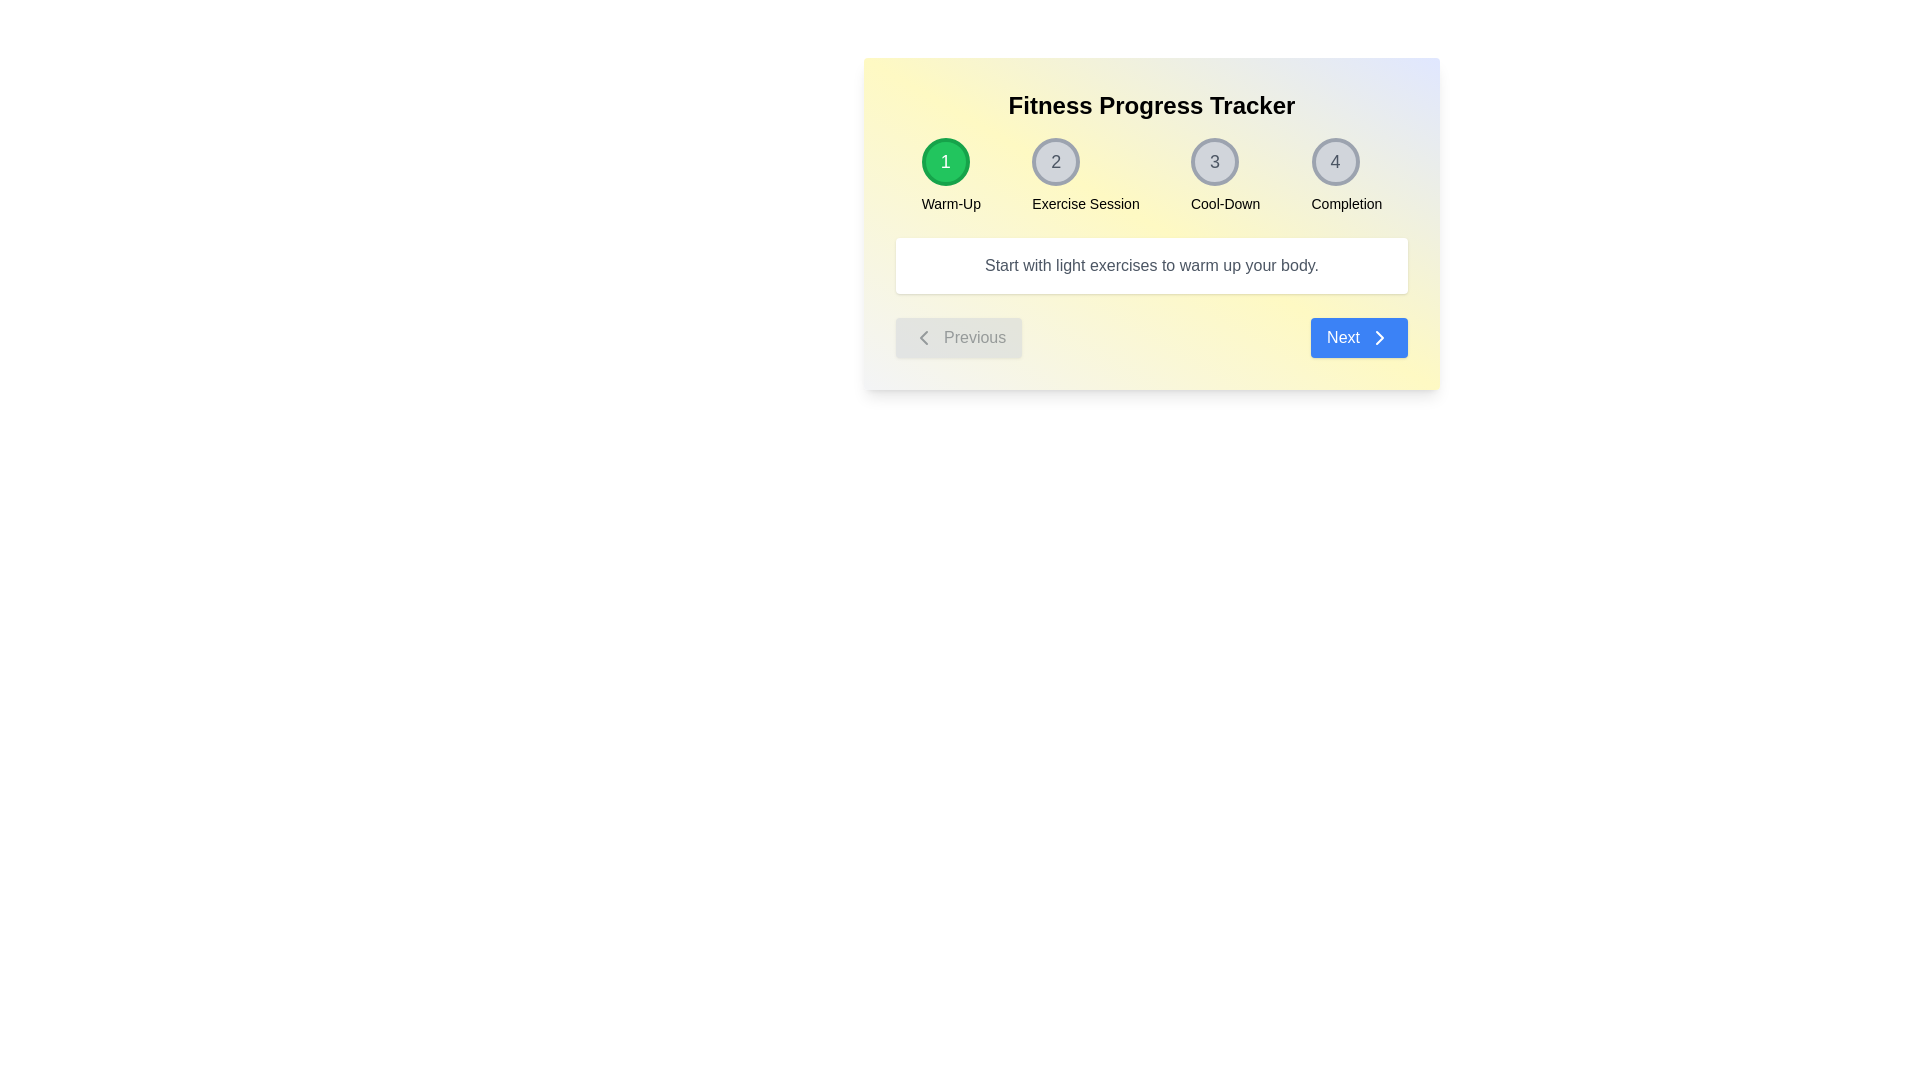 The height and width of the screenshot is (1080, 1920). What do you see at coordinates (1224, 204) in the screenshot?
I see `the text label indicating the 'Cool-Down' phase, which is the third step in the progress tracker located beneath the '3' step label` at bounding box center [1224, 204].